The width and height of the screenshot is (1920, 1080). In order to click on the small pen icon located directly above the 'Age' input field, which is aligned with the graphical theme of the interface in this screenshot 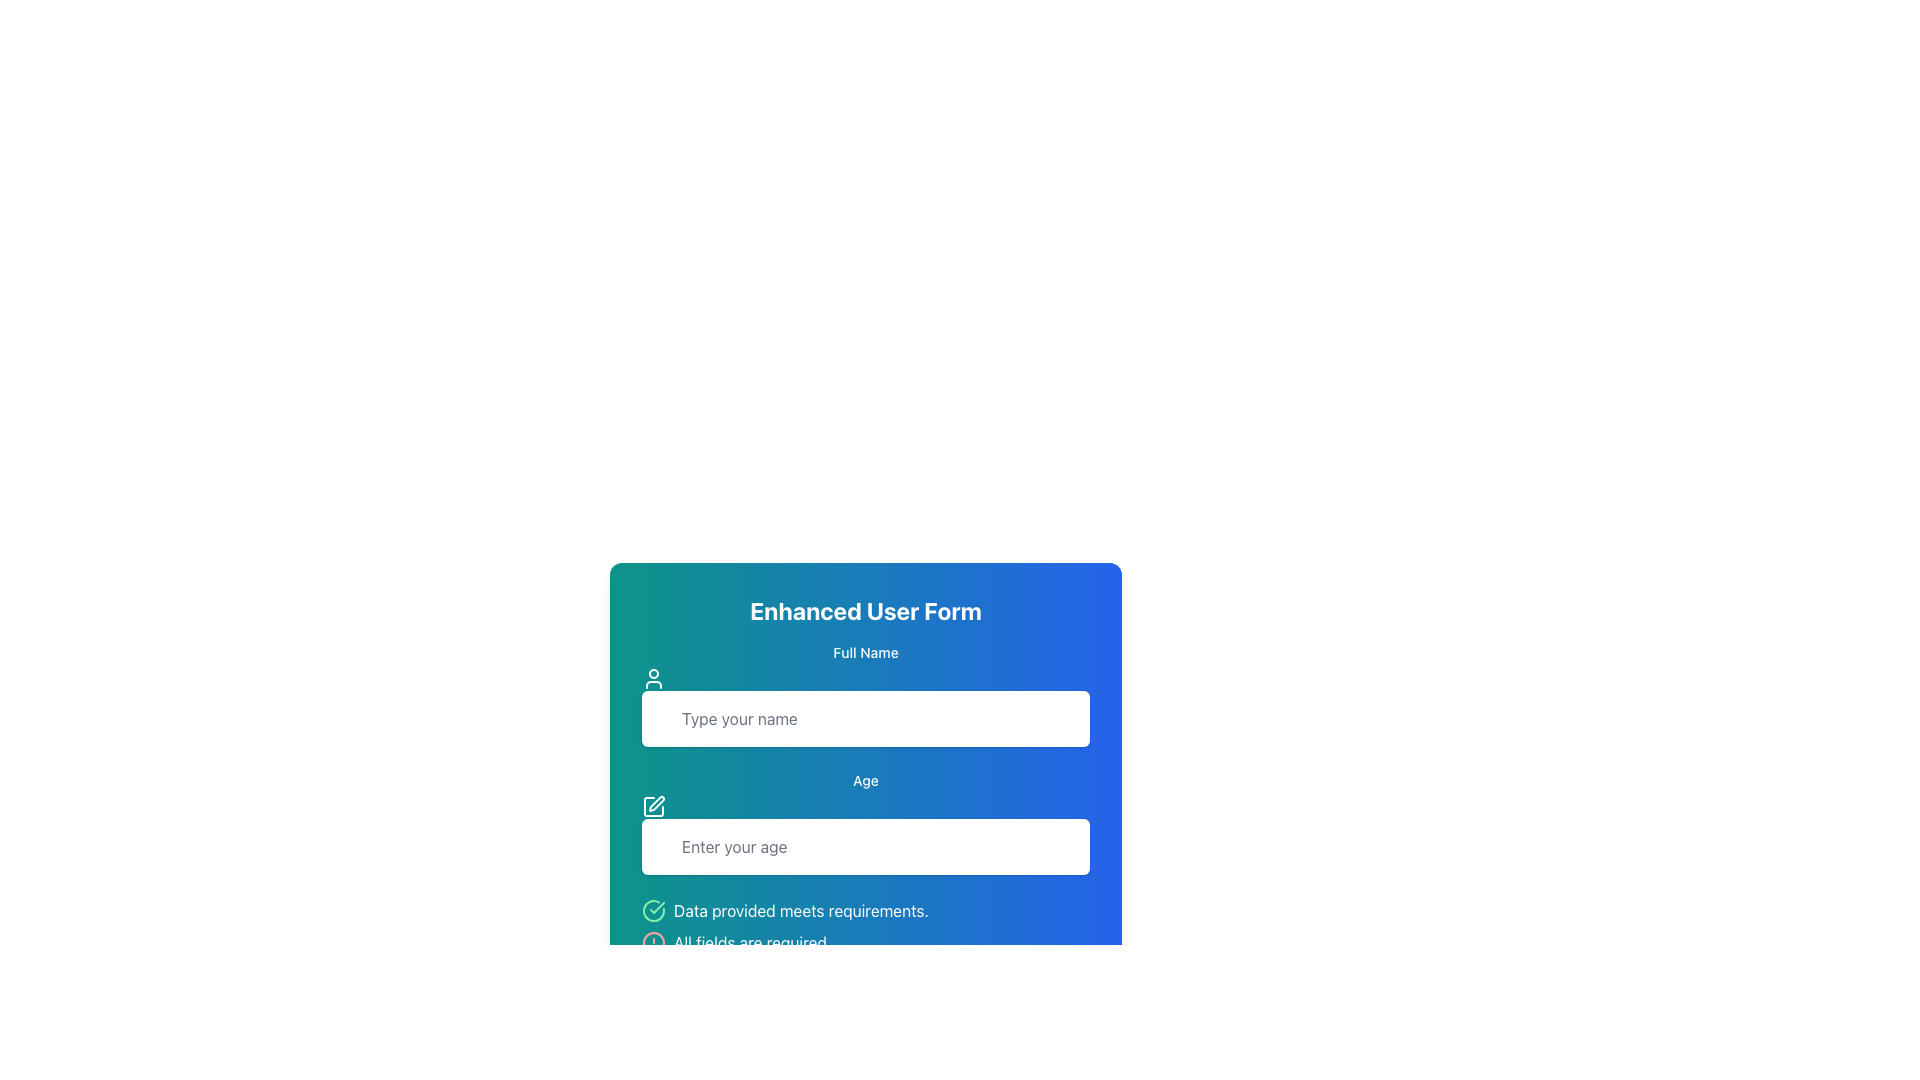, I will do `click(657, 802)`.